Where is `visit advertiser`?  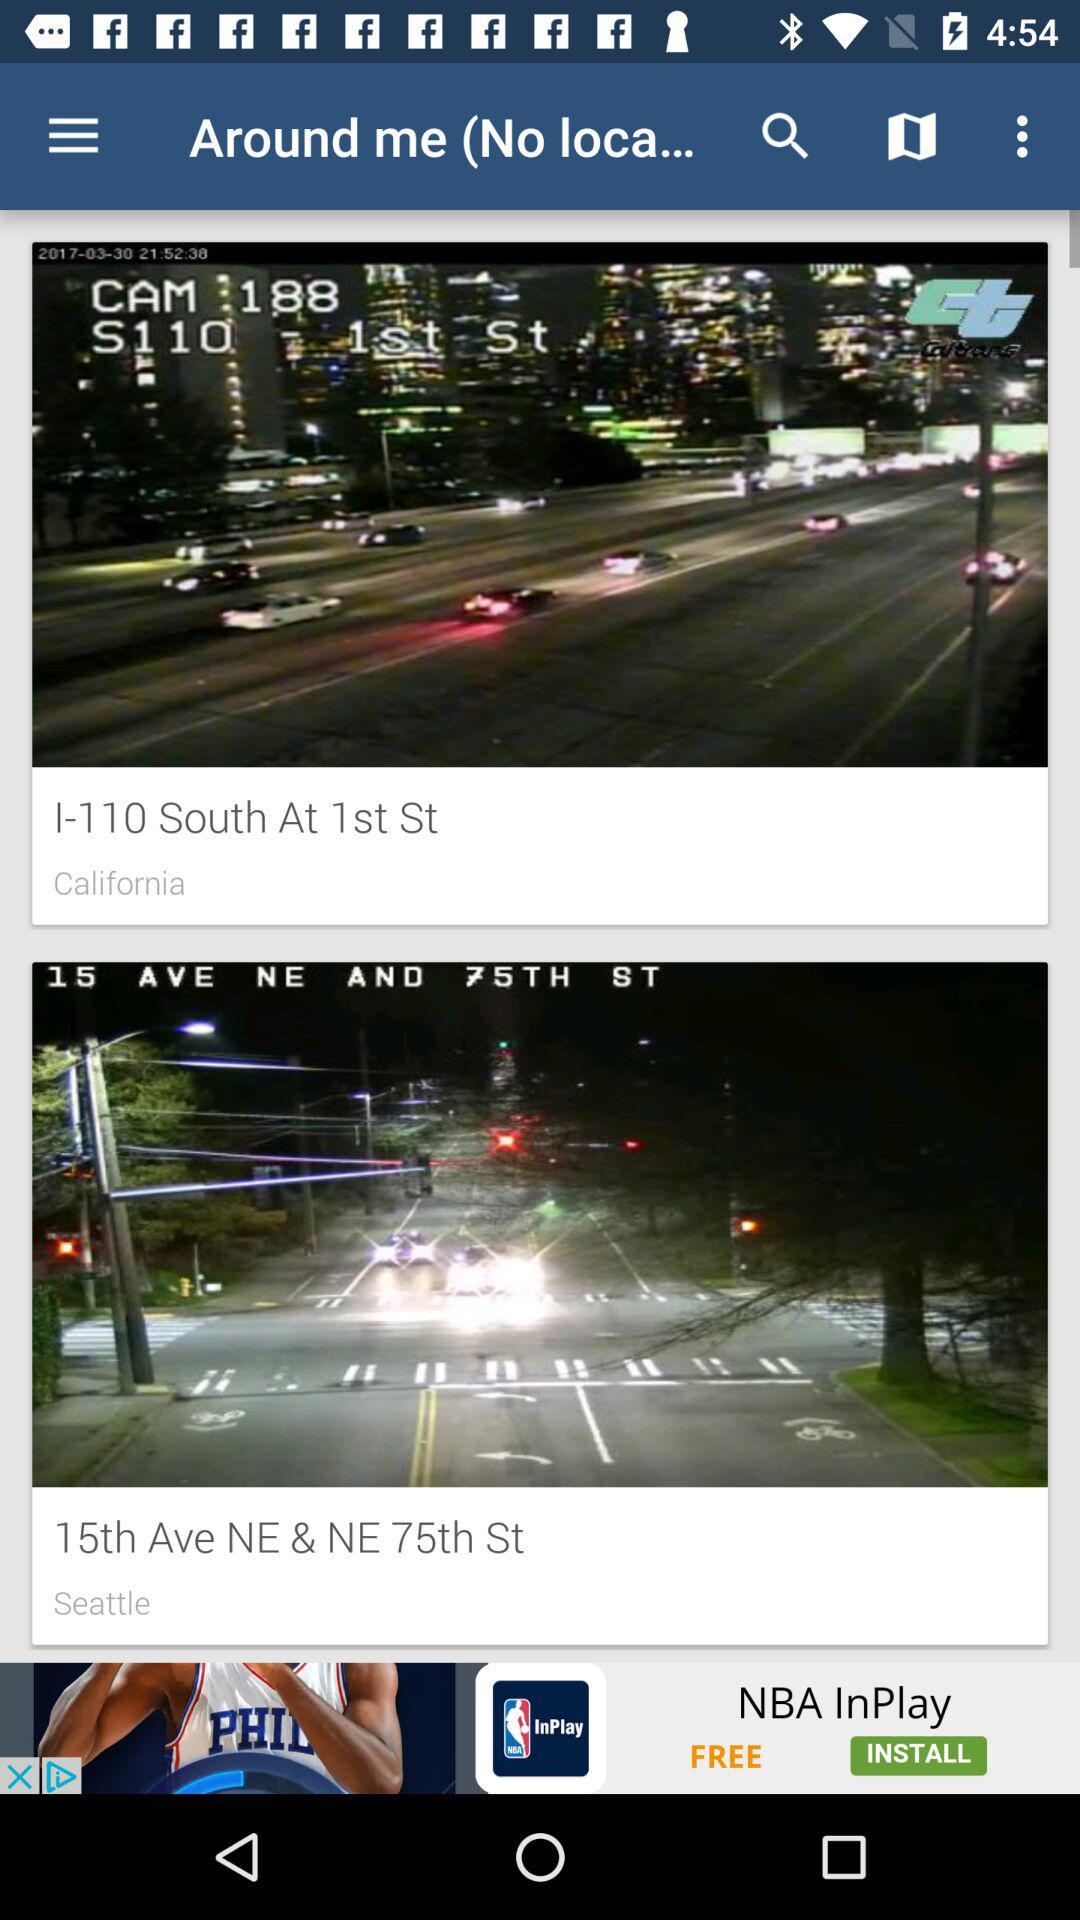
visit advertiser is located at coordinates (540, 1727).